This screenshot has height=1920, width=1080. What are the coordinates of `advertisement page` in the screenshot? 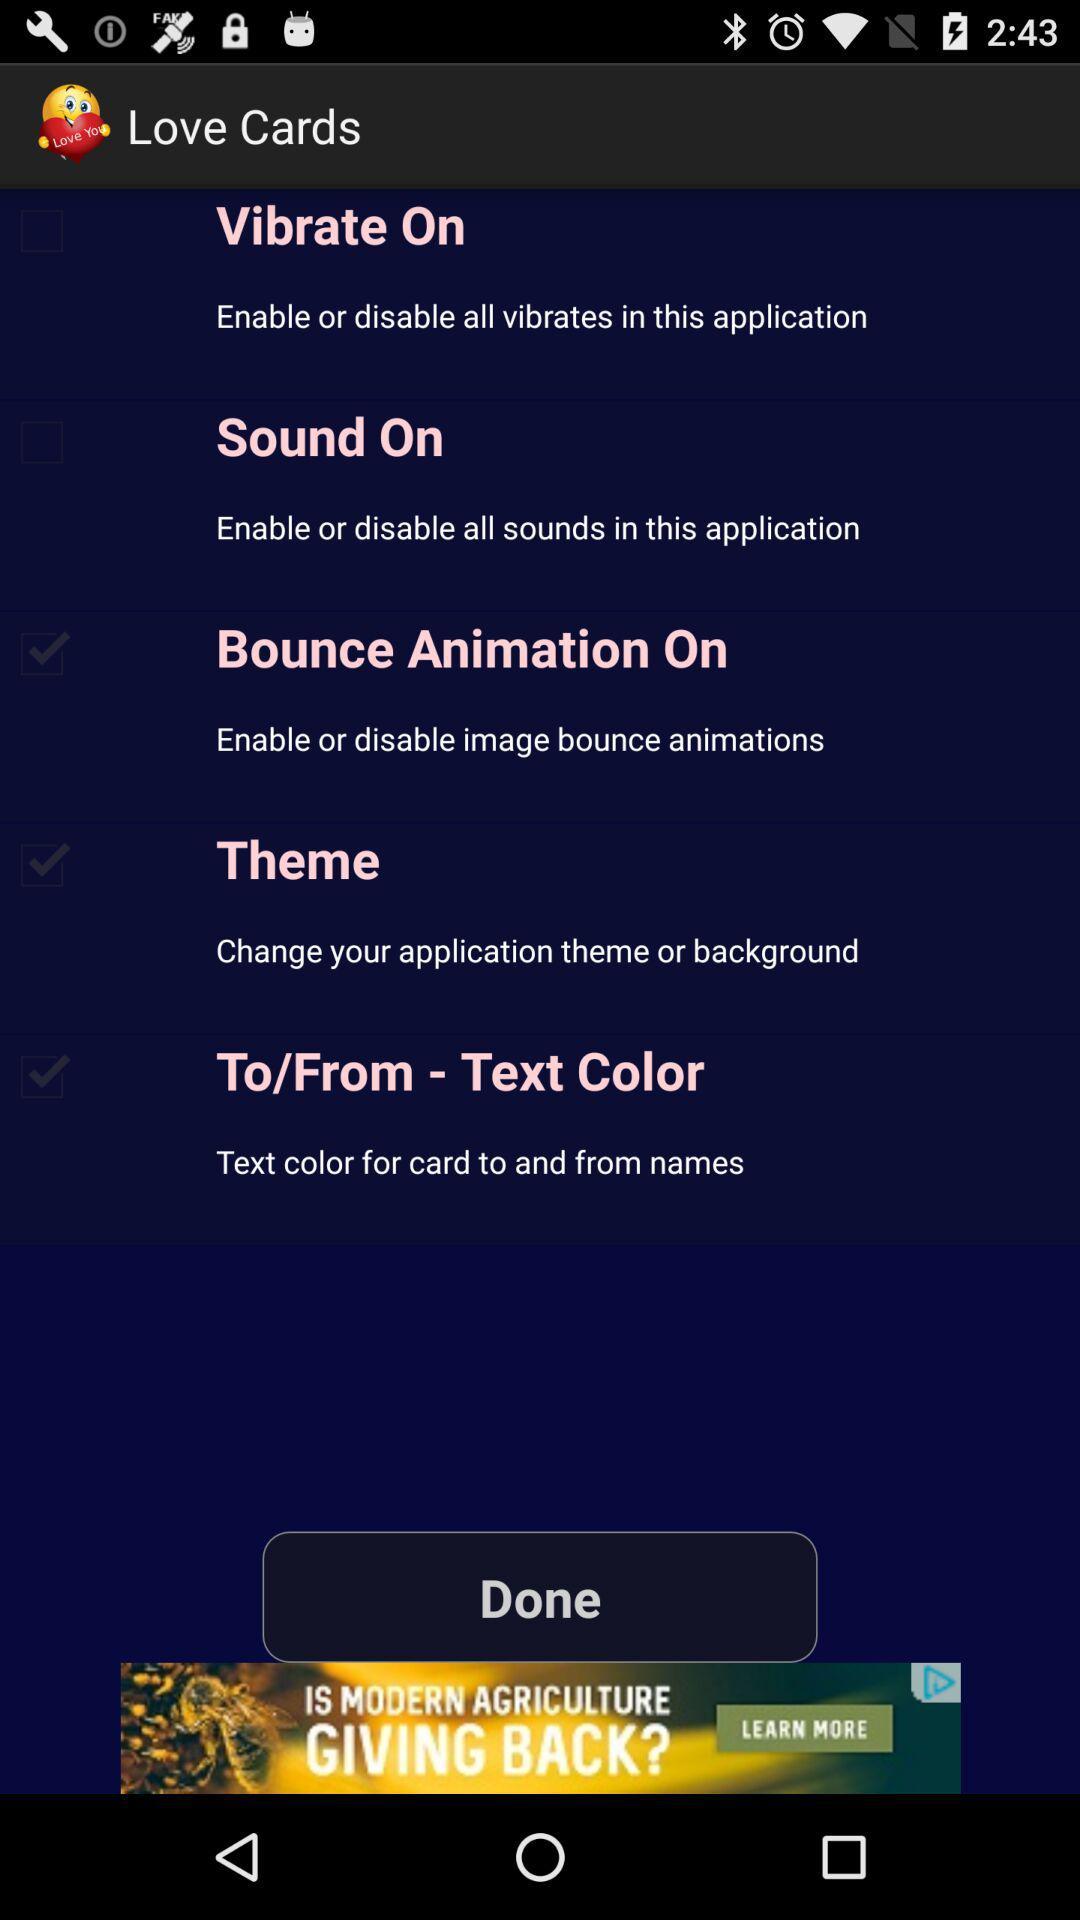 It's located at (540, 1727).